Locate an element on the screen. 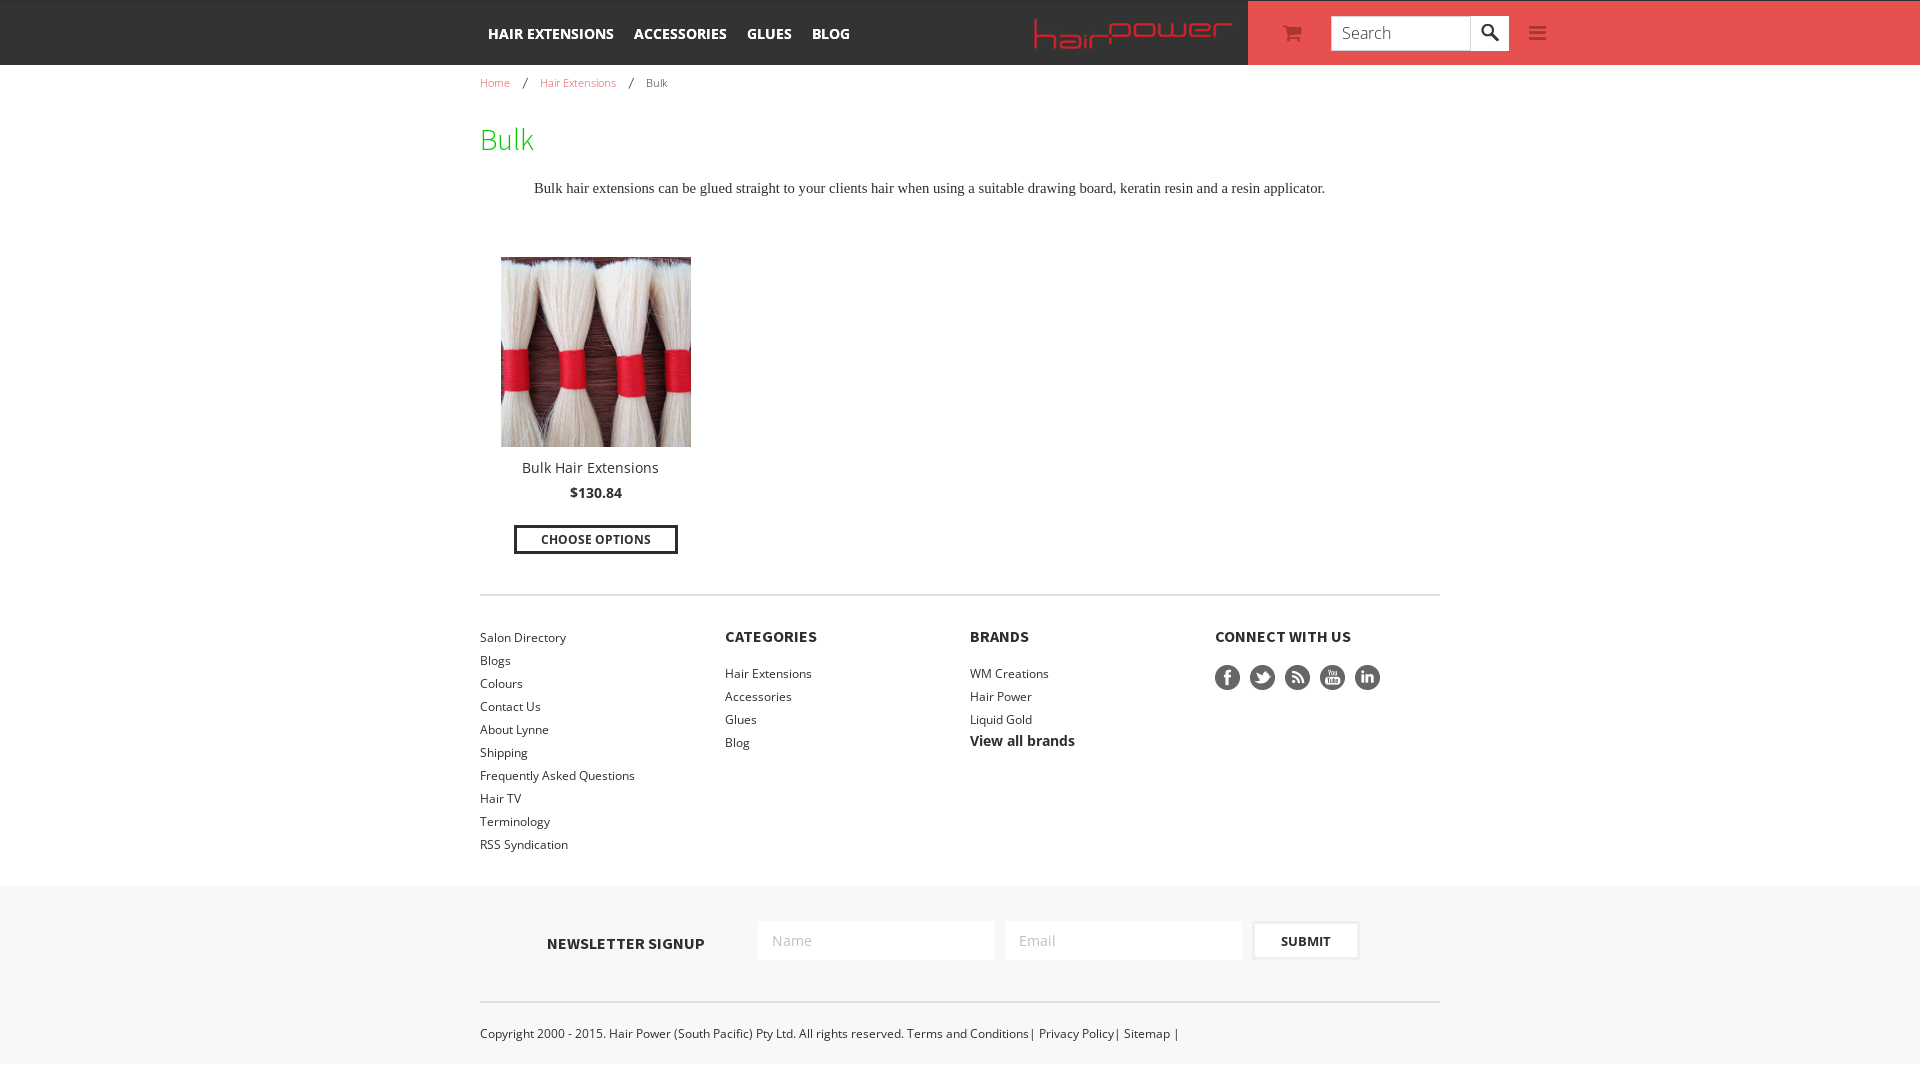 Image resolution: width=1920 pixels, height=1080 pixels. 'ACCESSORIES' is located at coordinates (680, 32).